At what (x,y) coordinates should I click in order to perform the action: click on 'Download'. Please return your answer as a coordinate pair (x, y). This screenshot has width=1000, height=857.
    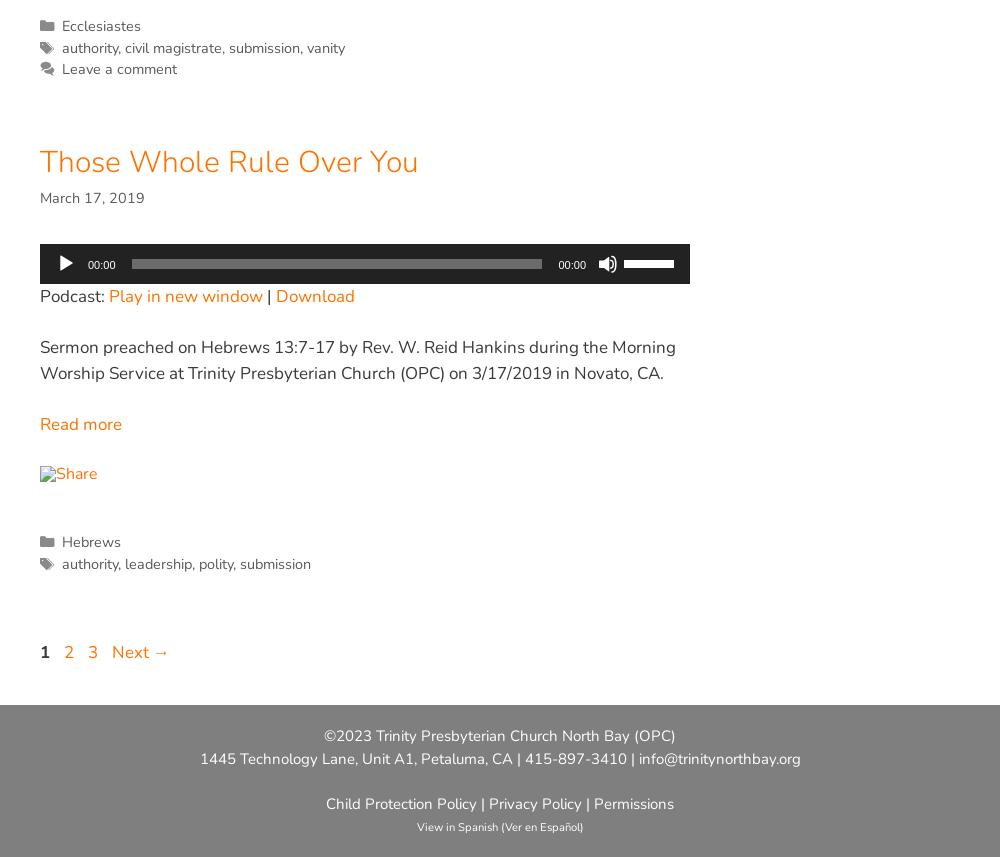
    Looking at the image, I should click on (314, 295).